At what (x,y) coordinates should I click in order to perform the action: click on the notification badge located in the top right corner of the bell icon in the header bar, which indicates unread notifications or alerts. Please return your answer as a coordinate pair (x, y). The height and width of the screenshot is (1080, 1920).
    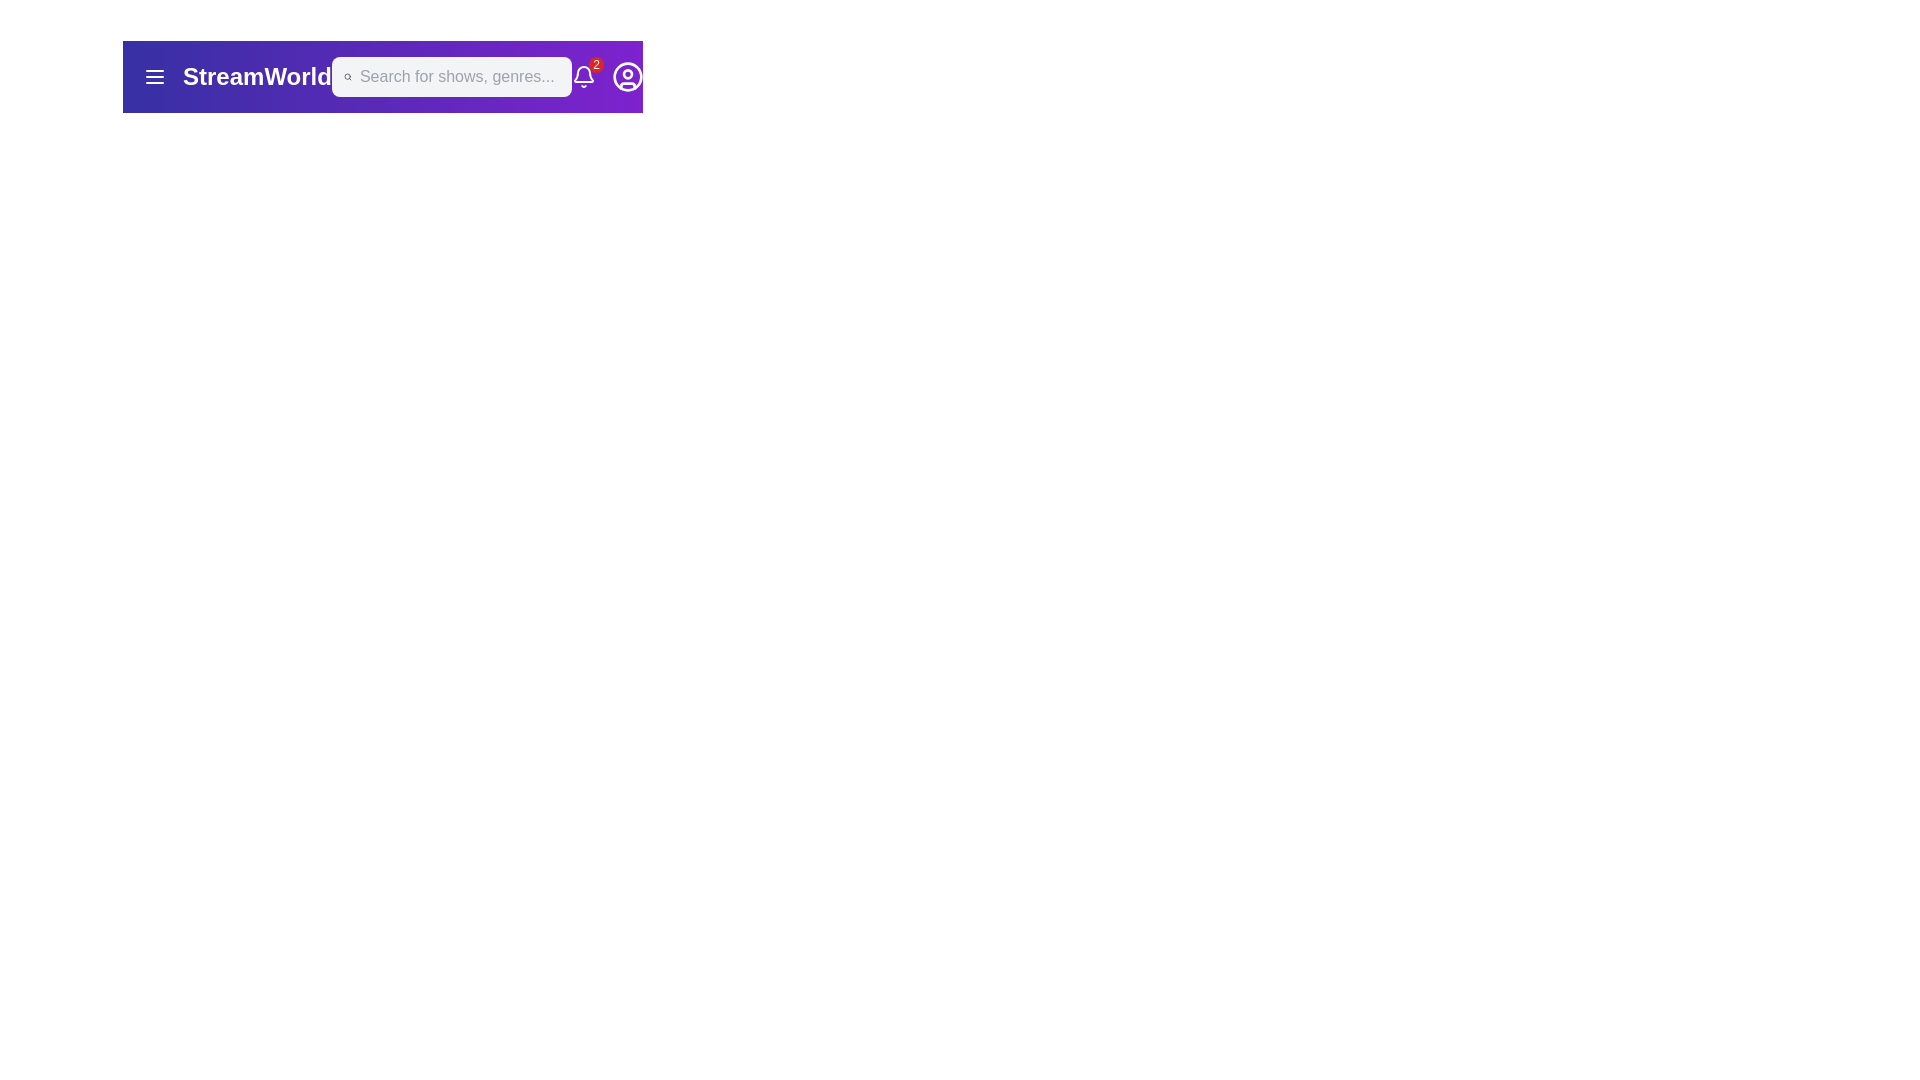
    Looking at the image, I should click on (595, 64).